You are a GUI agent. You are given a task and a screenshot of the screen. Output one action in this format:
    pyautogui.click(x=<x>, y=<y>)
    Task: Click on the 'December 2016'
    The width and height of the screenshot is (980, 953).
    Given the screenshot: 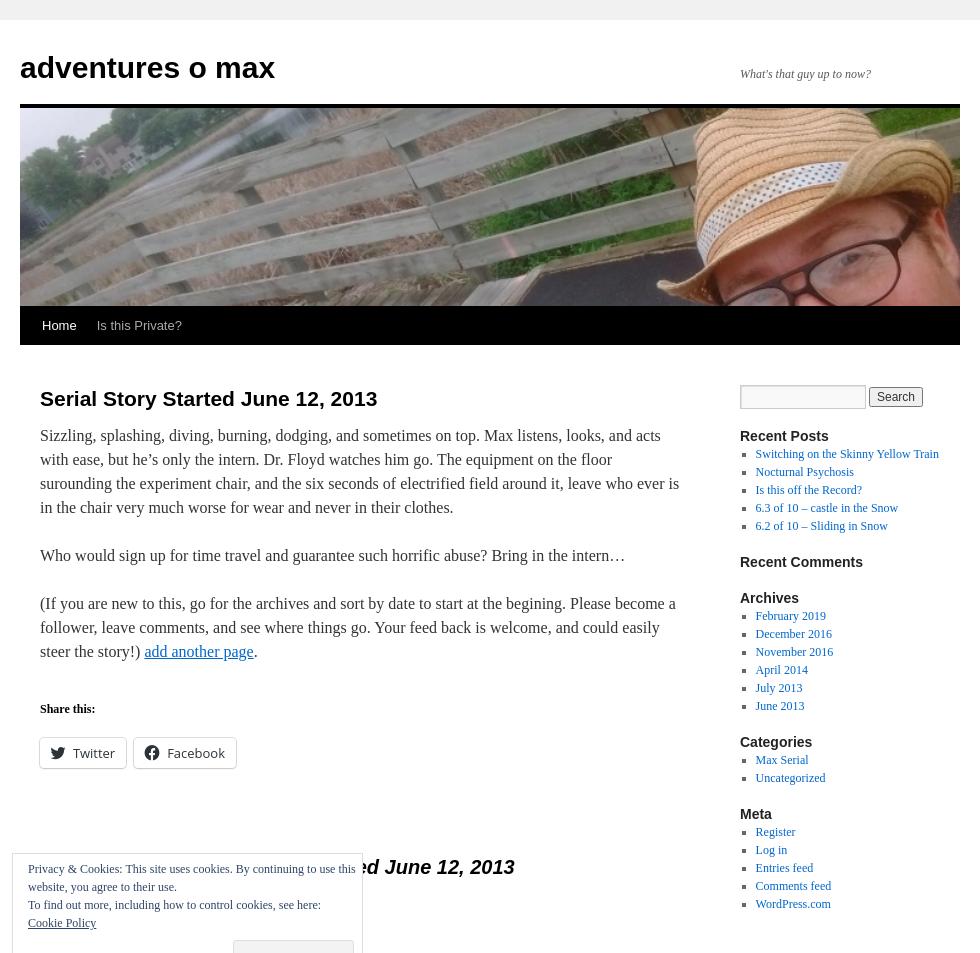 What is the action you would take?
    pyautogui.click(x=793, y=634)
    